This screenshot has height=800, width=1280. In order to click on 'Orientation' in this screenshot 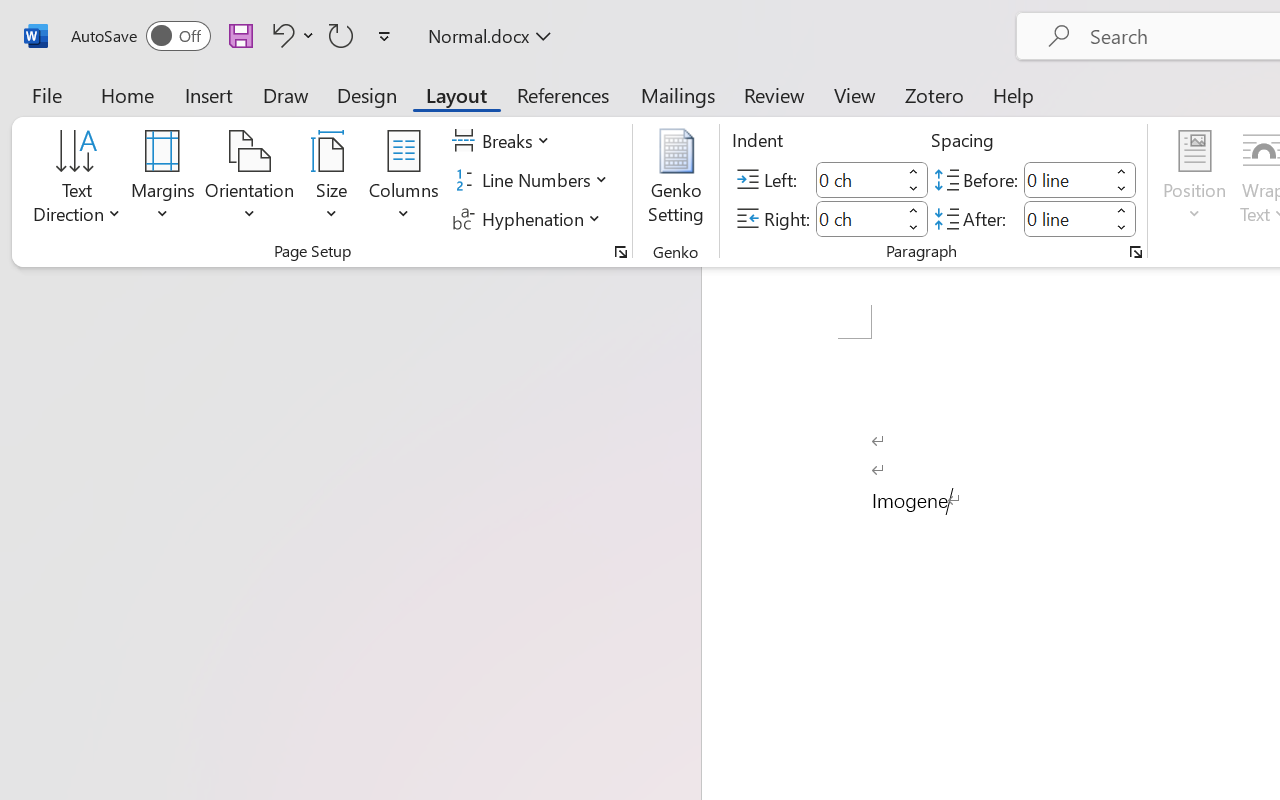, I will do `click(249, 179)`.